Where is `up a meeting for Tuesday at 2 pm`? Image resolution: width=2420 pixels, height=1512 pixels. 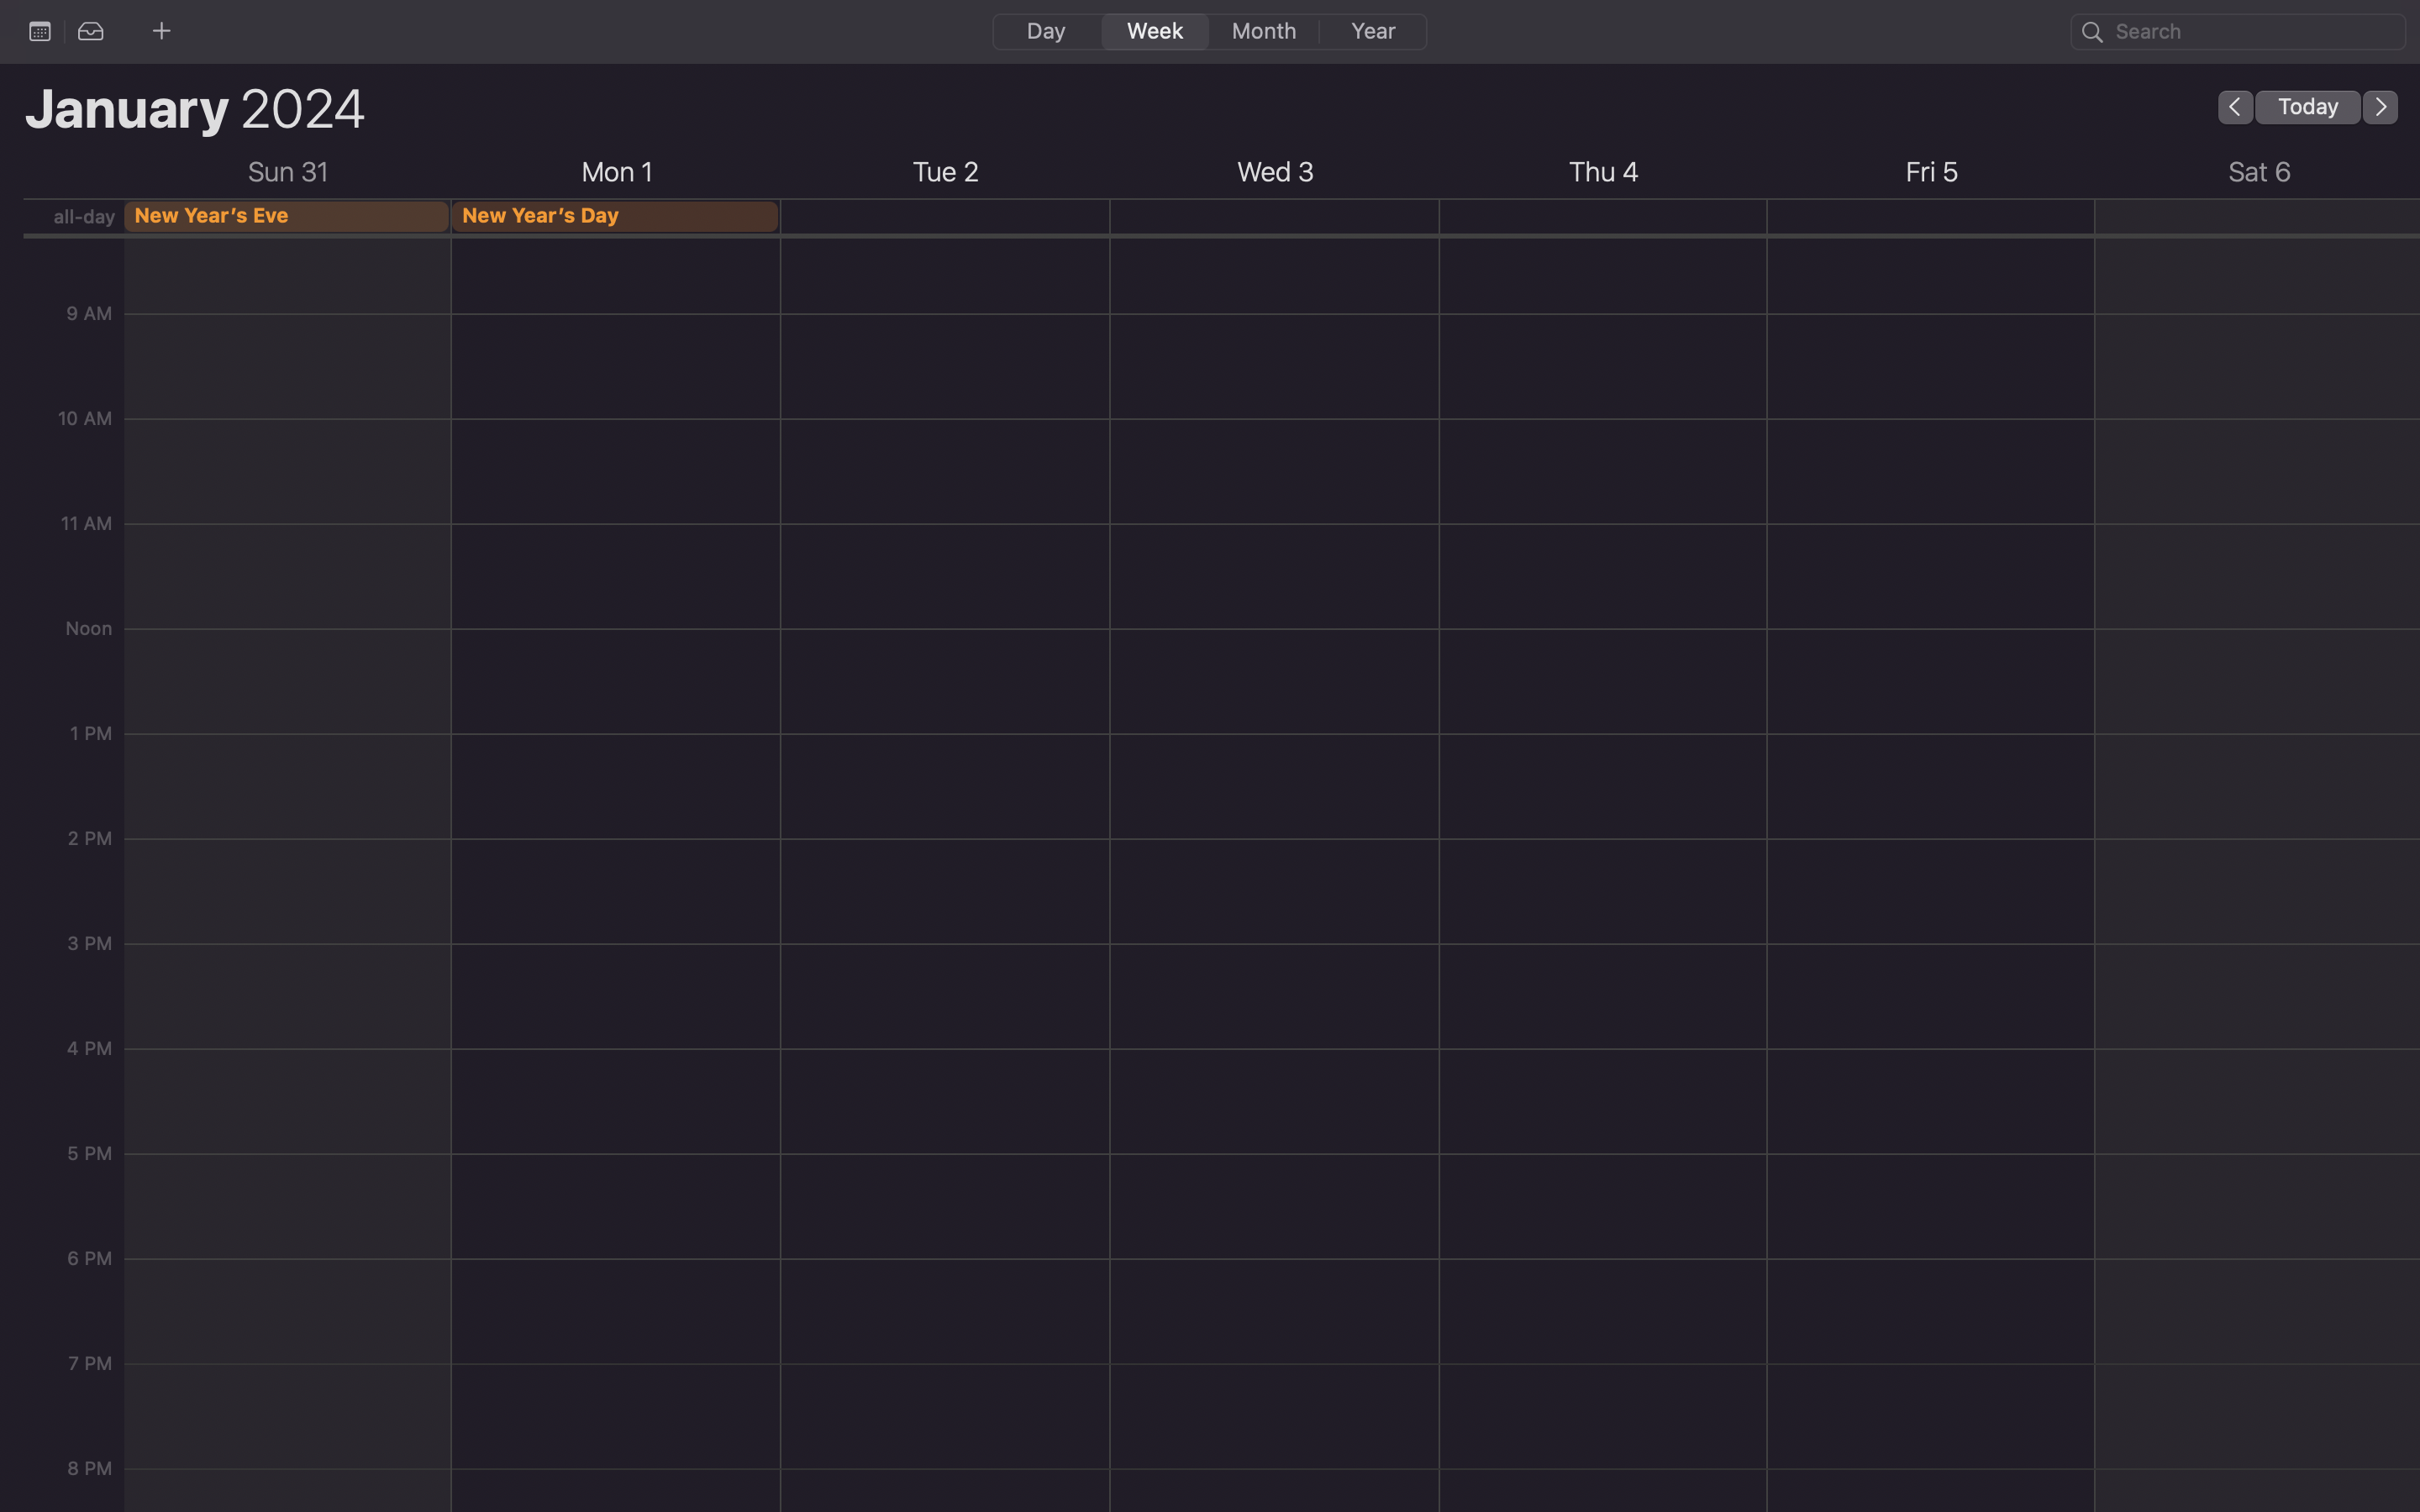
up a meeting for Tuesday at 2 pm is located at coordinates (944, 976).